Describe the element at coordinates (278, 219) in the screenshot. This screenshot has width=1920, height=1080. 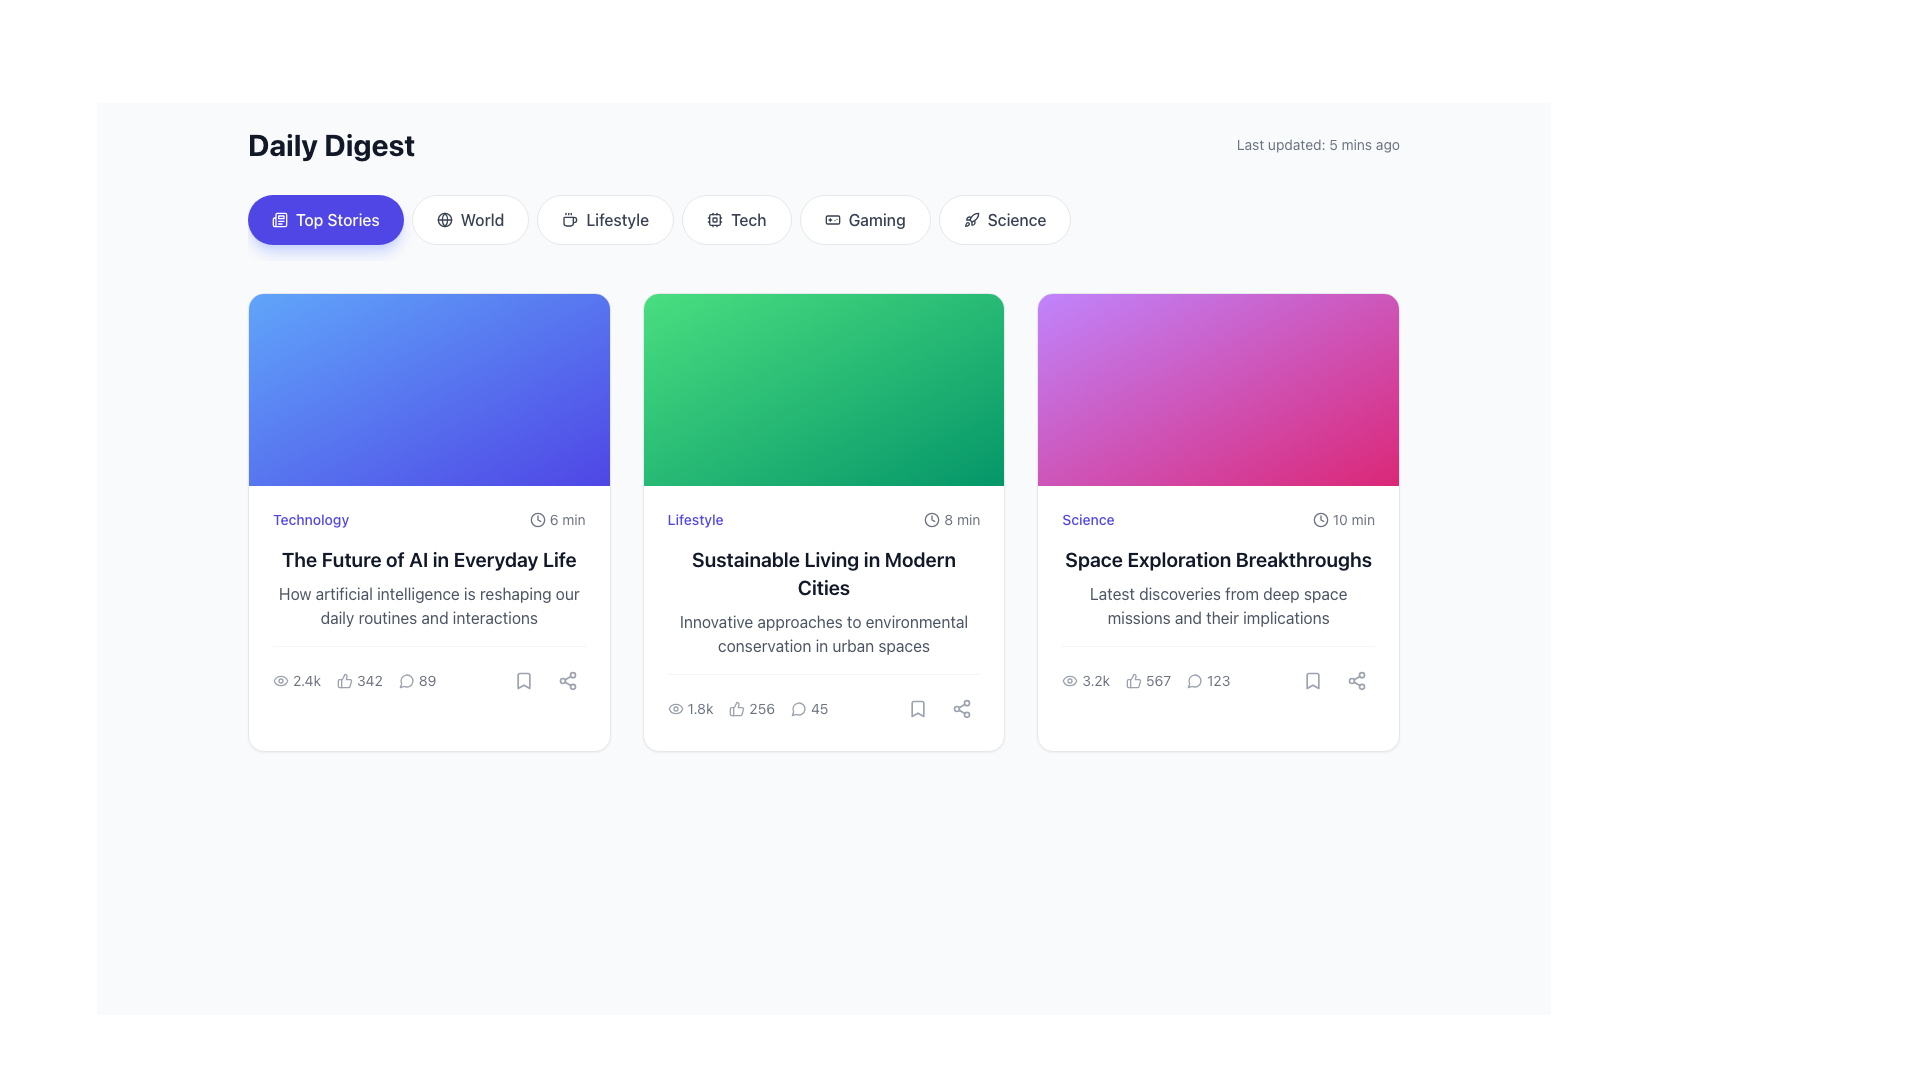
I see `the decorative icon within the 'Top Stories' button, which signifies news or recent articles` at that location.